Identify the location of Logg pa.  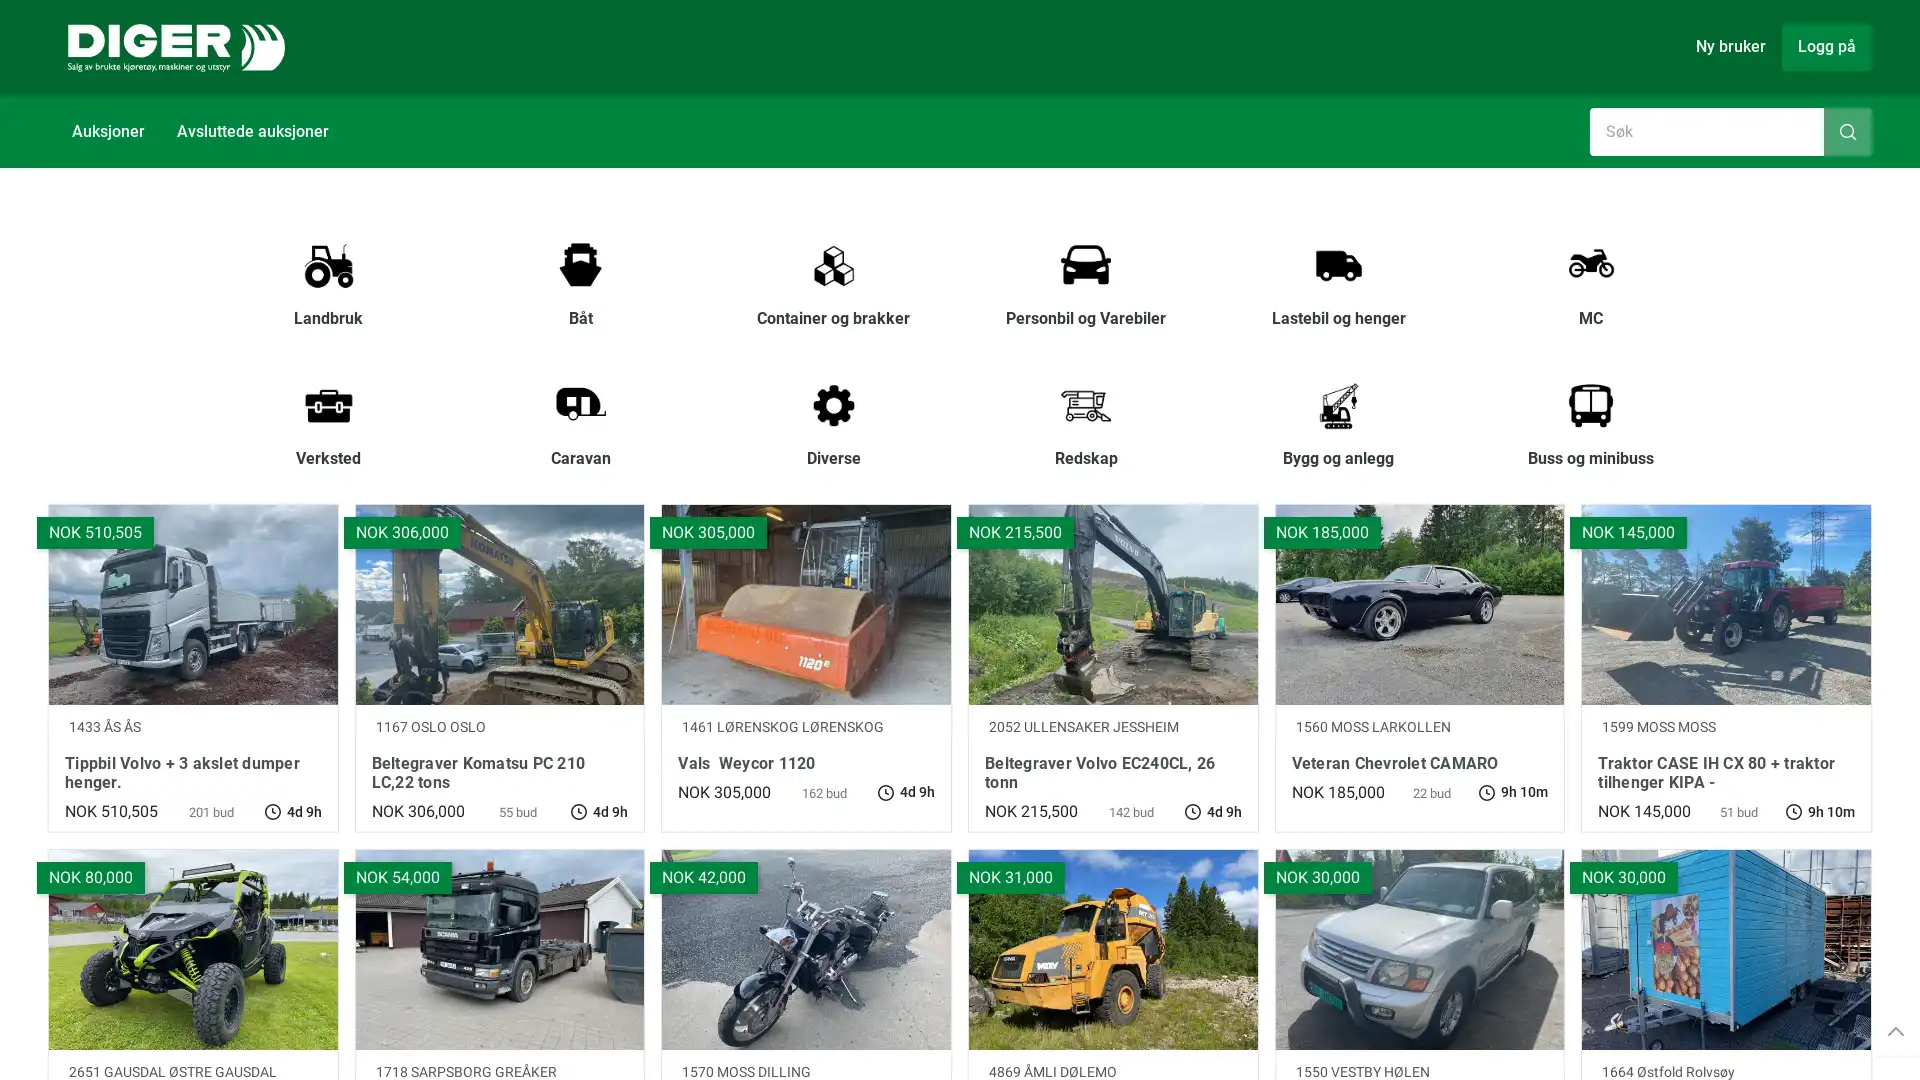
(1827, 45).